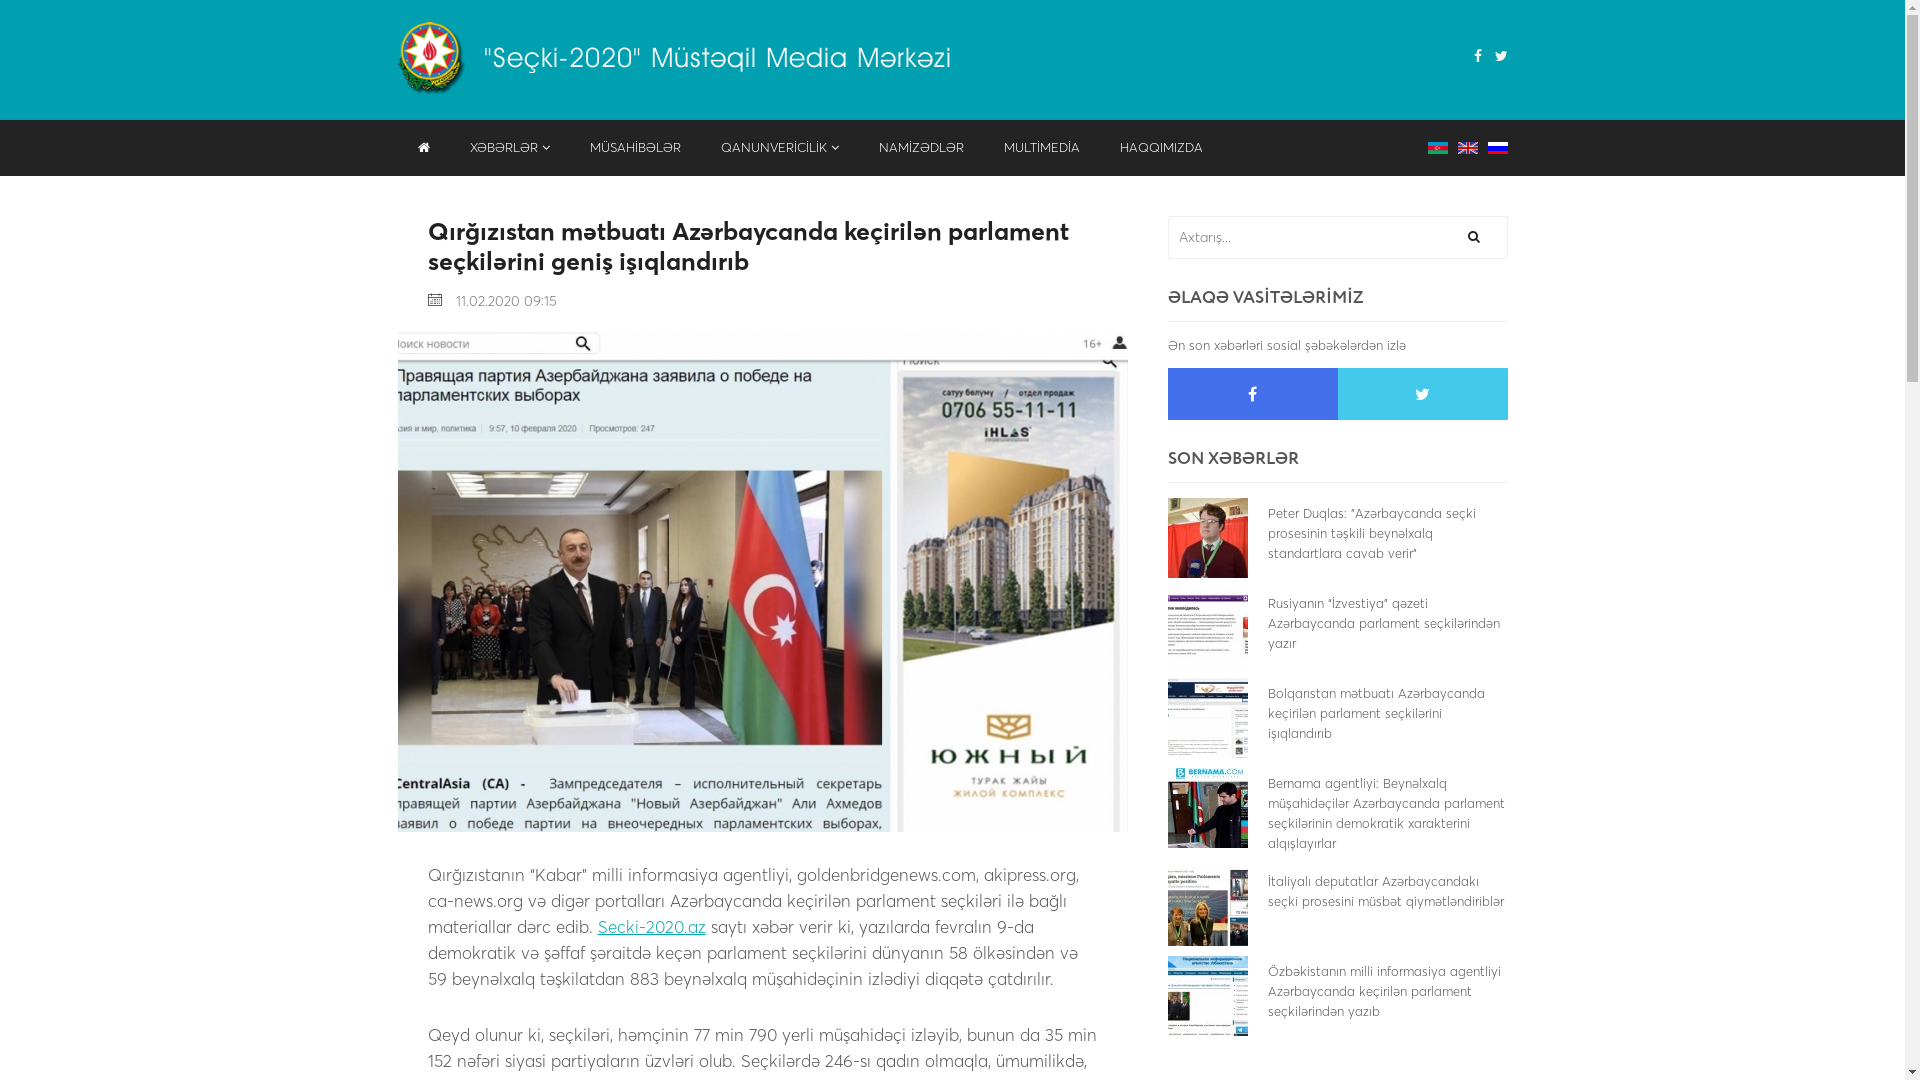 Image resolution: width=1920 pixels, height=1080 pixels. Describe the element at coordinates (1161, 146) in the screenshot. I see `'HAQQIMIZDA'` at that location.